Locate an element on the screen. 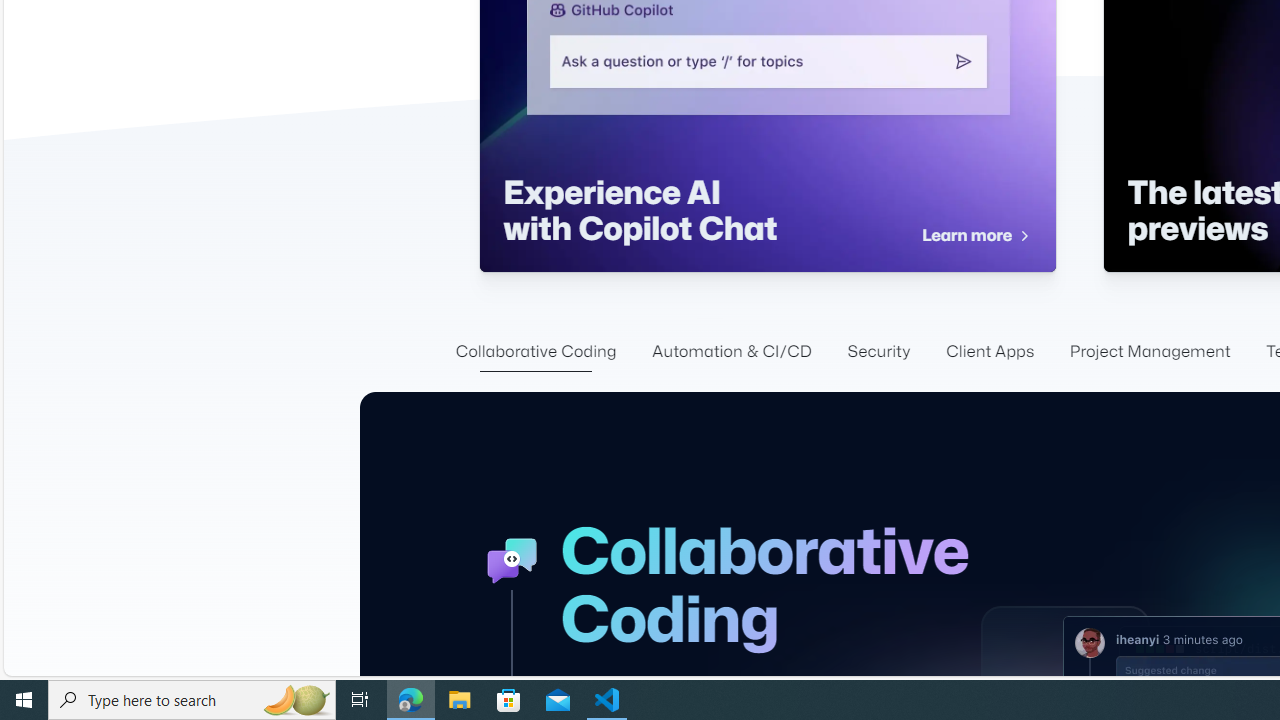 The height and width of the screenshot is (720, 1280). 'Security' is located at coordinates (879, 351).